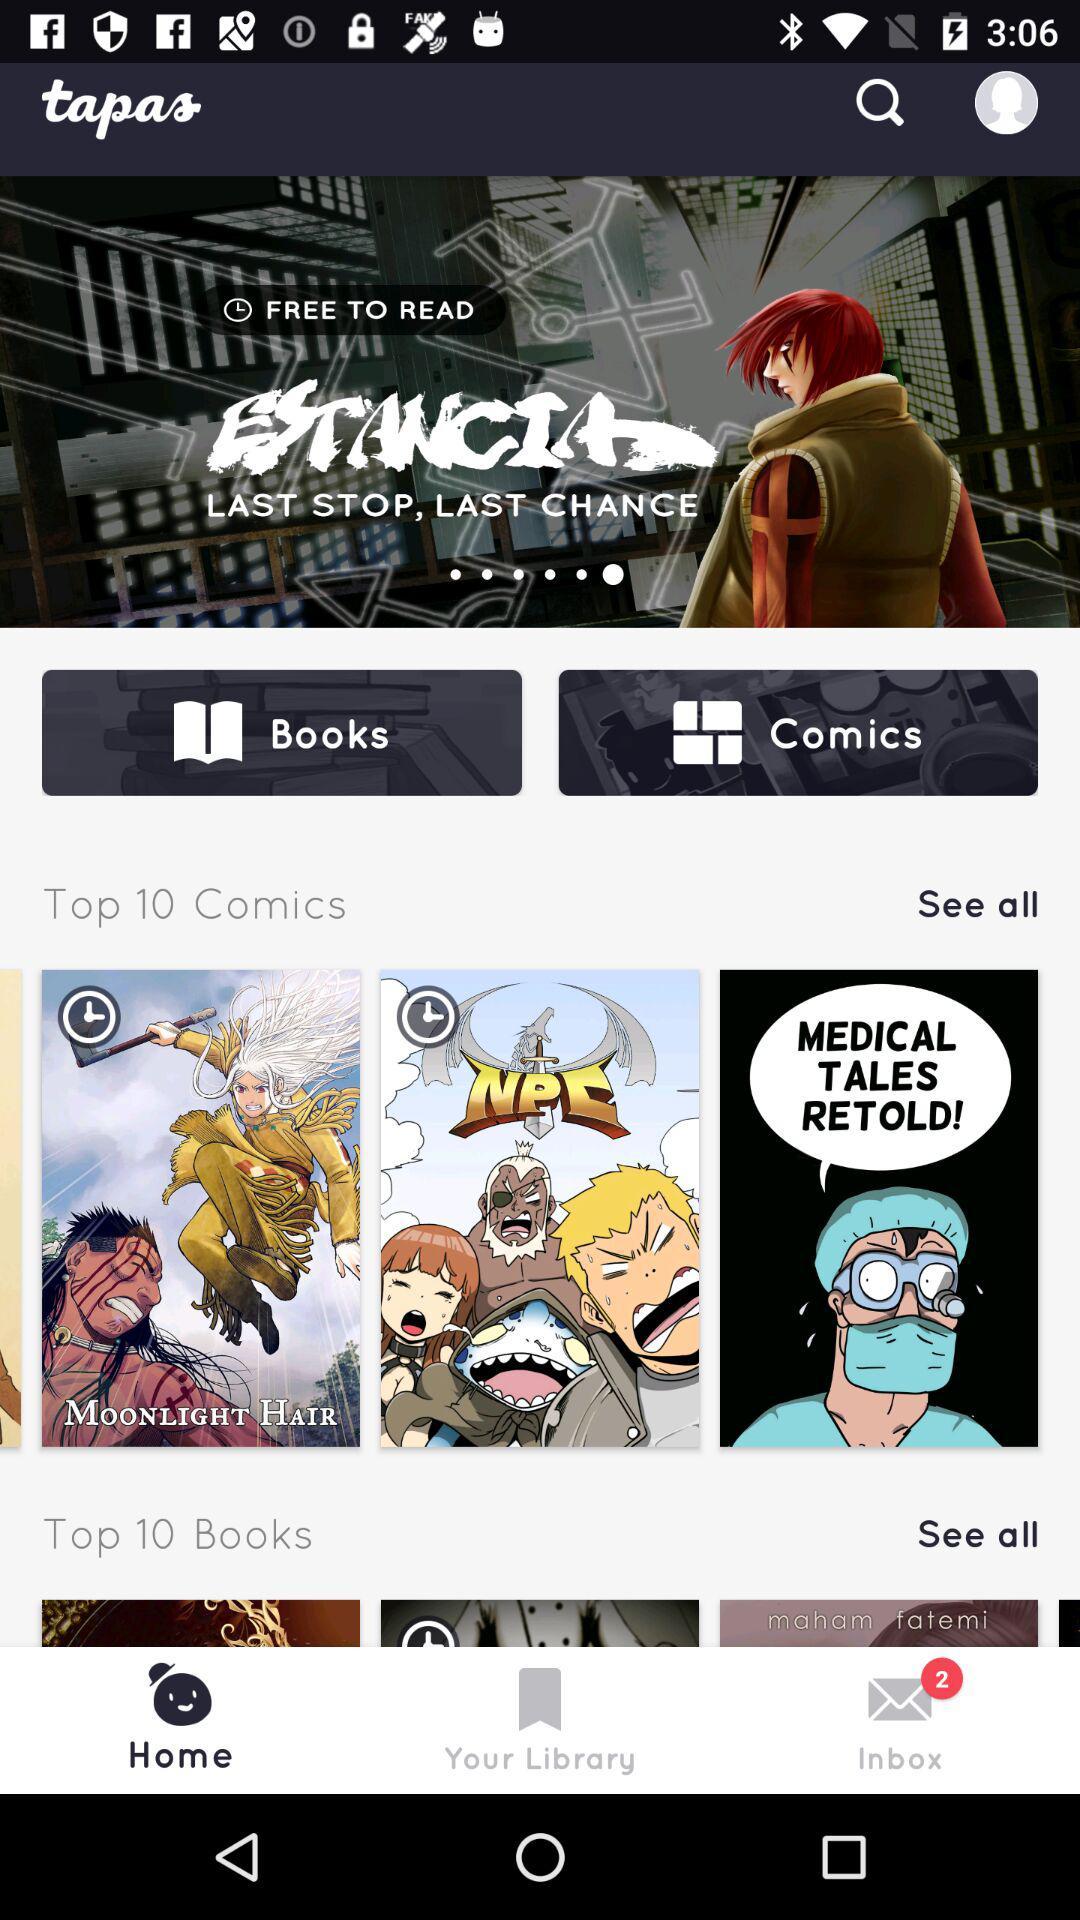 The height and width of the screenshot is (1920, 1080). Describe the element at coordinates (427, 1017) in the screenshot. I see `second image timer` at that location.